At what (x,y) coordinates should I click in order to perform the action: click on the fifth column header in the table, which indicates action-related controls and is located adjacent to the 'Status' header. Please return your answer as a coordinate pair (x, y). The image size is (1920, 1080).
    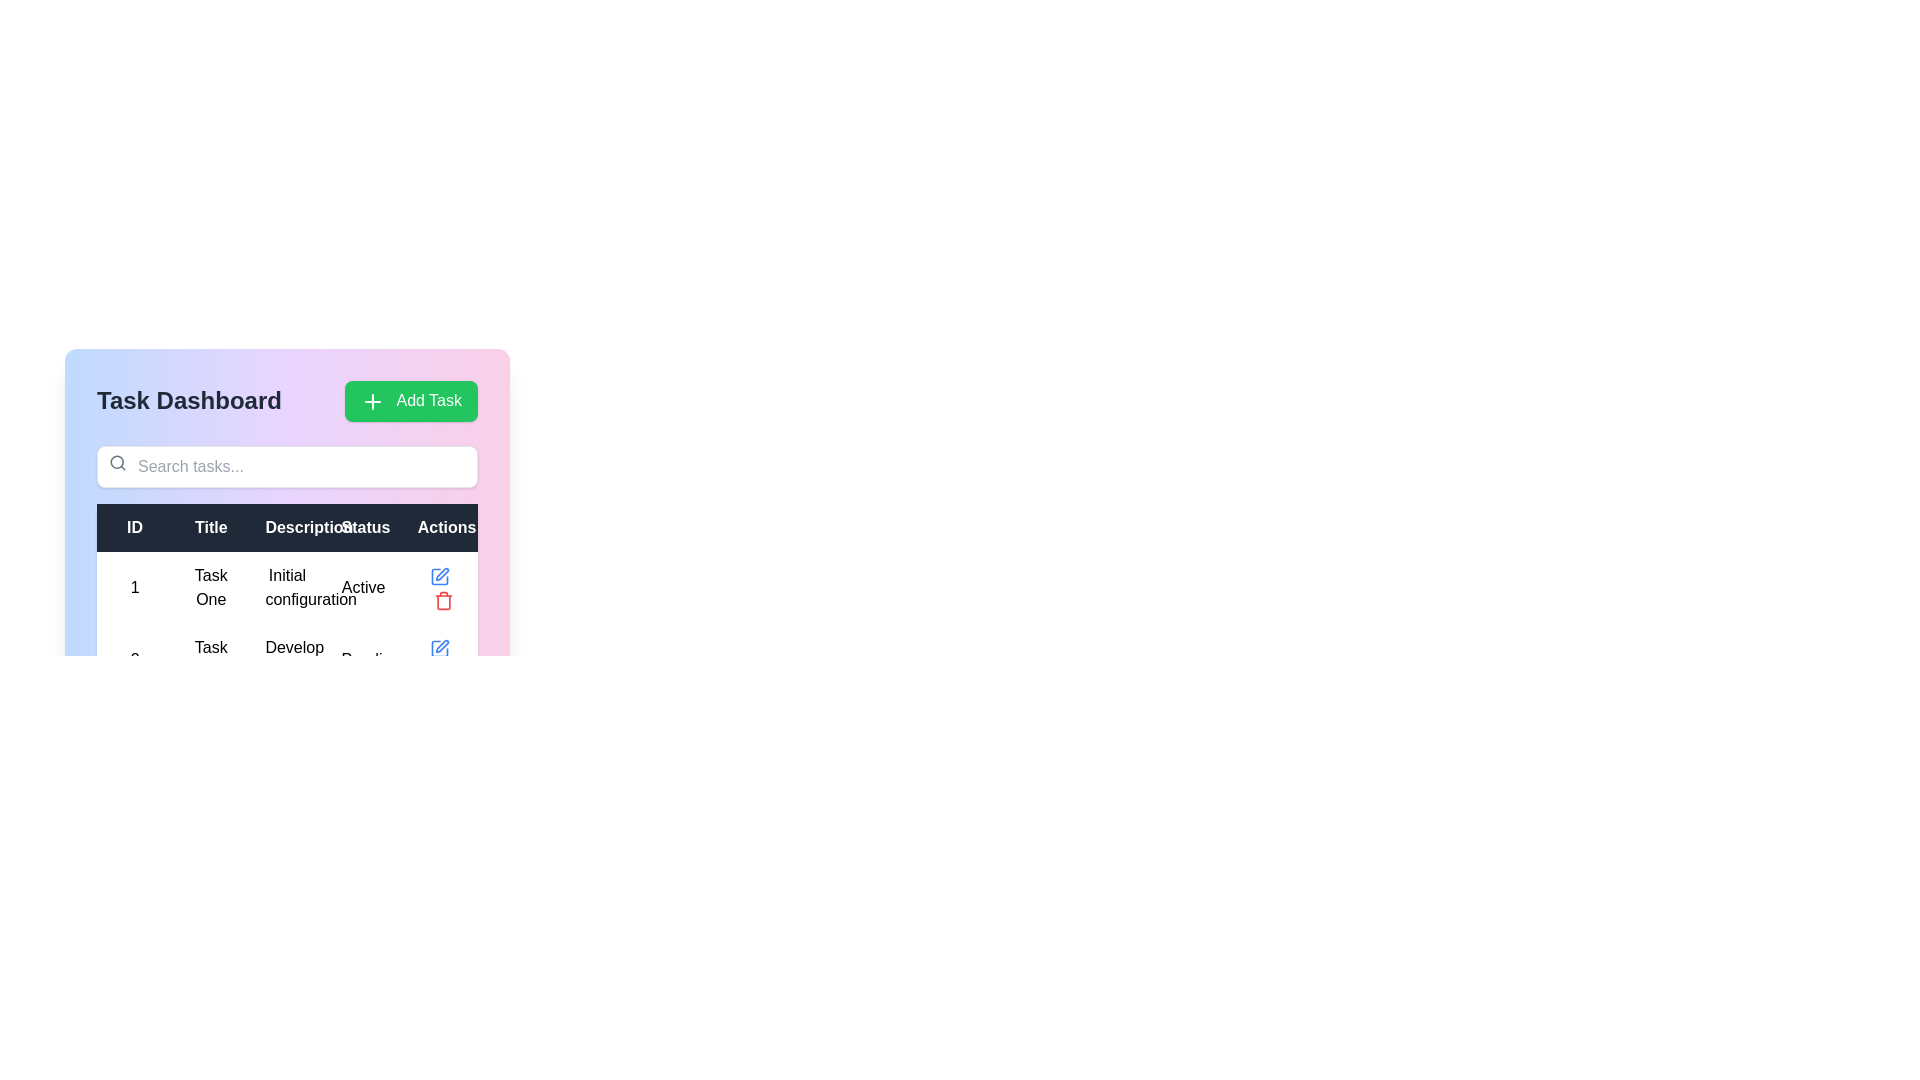
    Looking at the image, I should click on (438, 526).